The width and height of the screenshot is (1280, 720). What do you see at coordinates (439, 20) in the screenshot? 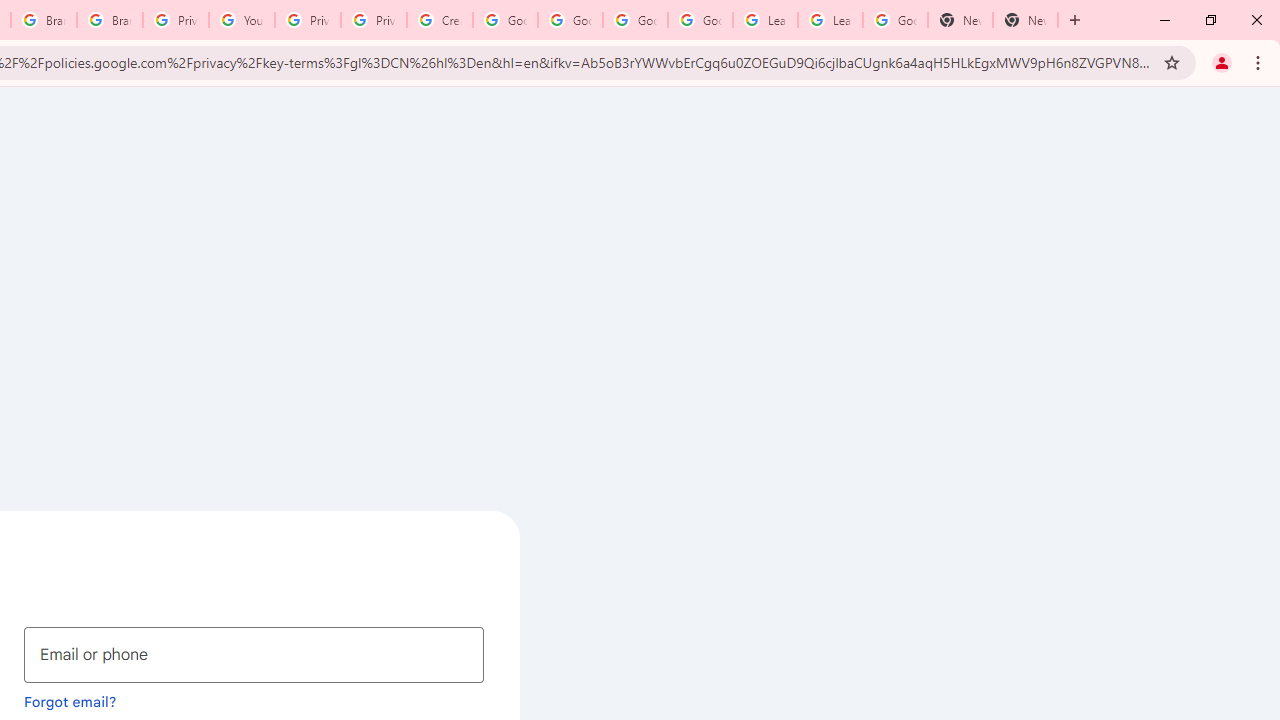
I see `'Create your Google Account'` at bounding box center [439, 20].